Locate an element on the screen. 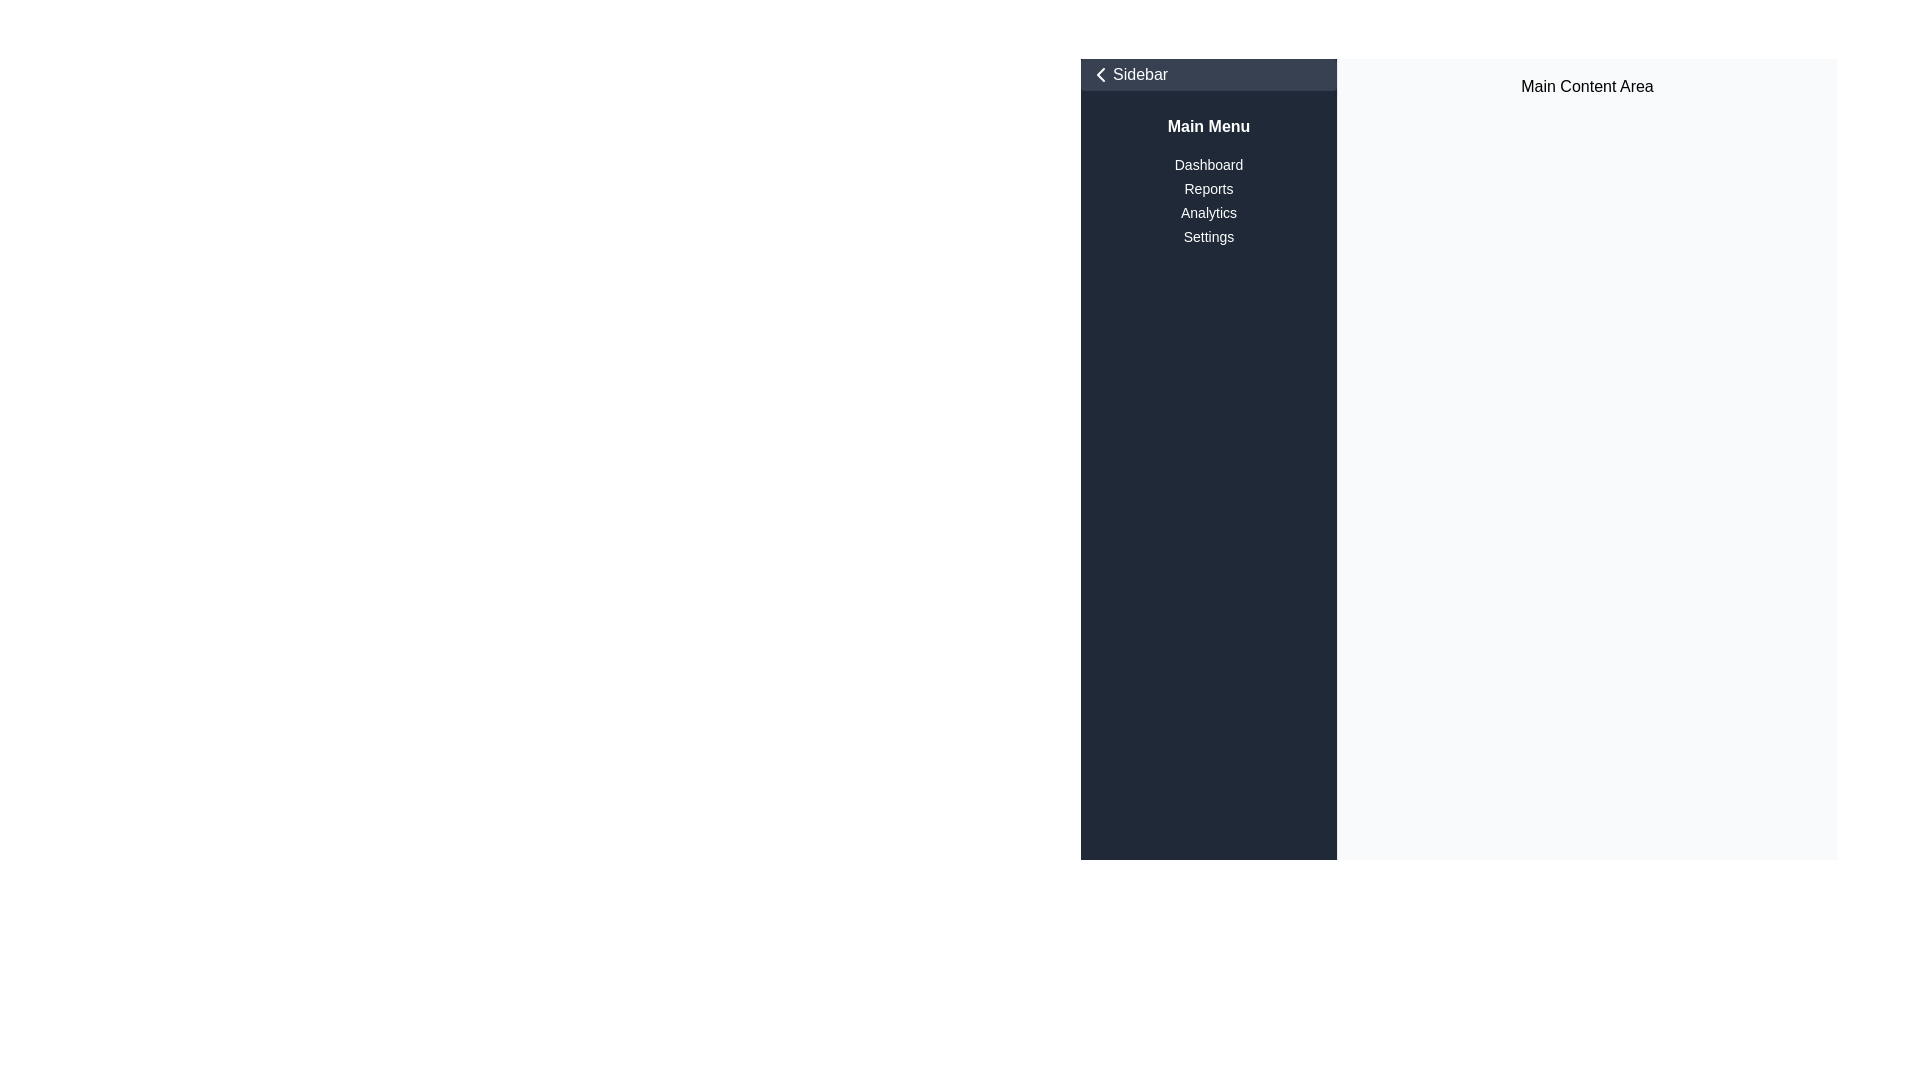 This screenshot has width=1920, height=1080. the 'Settings' text label in the sidebar is located at coordinates (1208, 235).